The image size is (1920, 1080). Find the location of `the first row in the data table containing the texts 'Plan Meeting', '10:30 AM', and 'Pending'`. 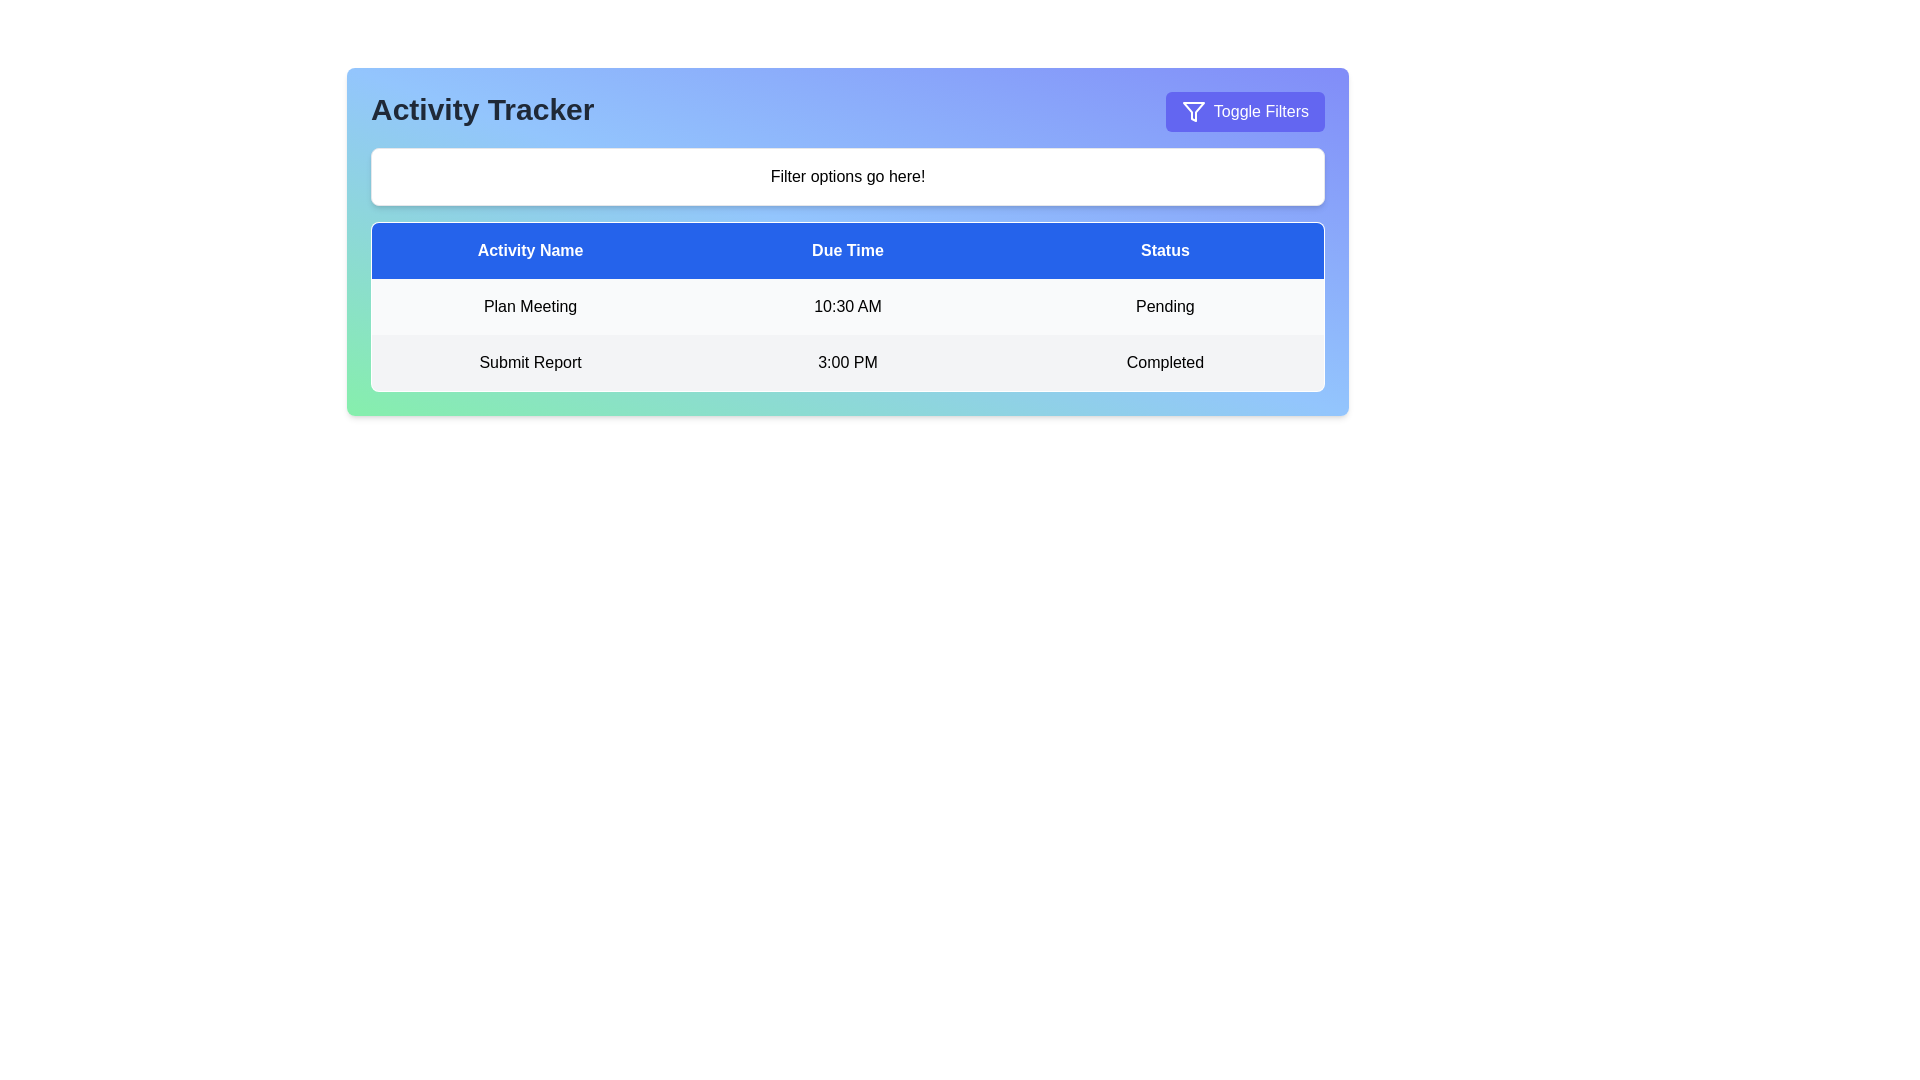

the first row in the data table containing the texts 'Plan Meeting', '10:30 AM', and 'Pending' is located at coordinates (848, 307).